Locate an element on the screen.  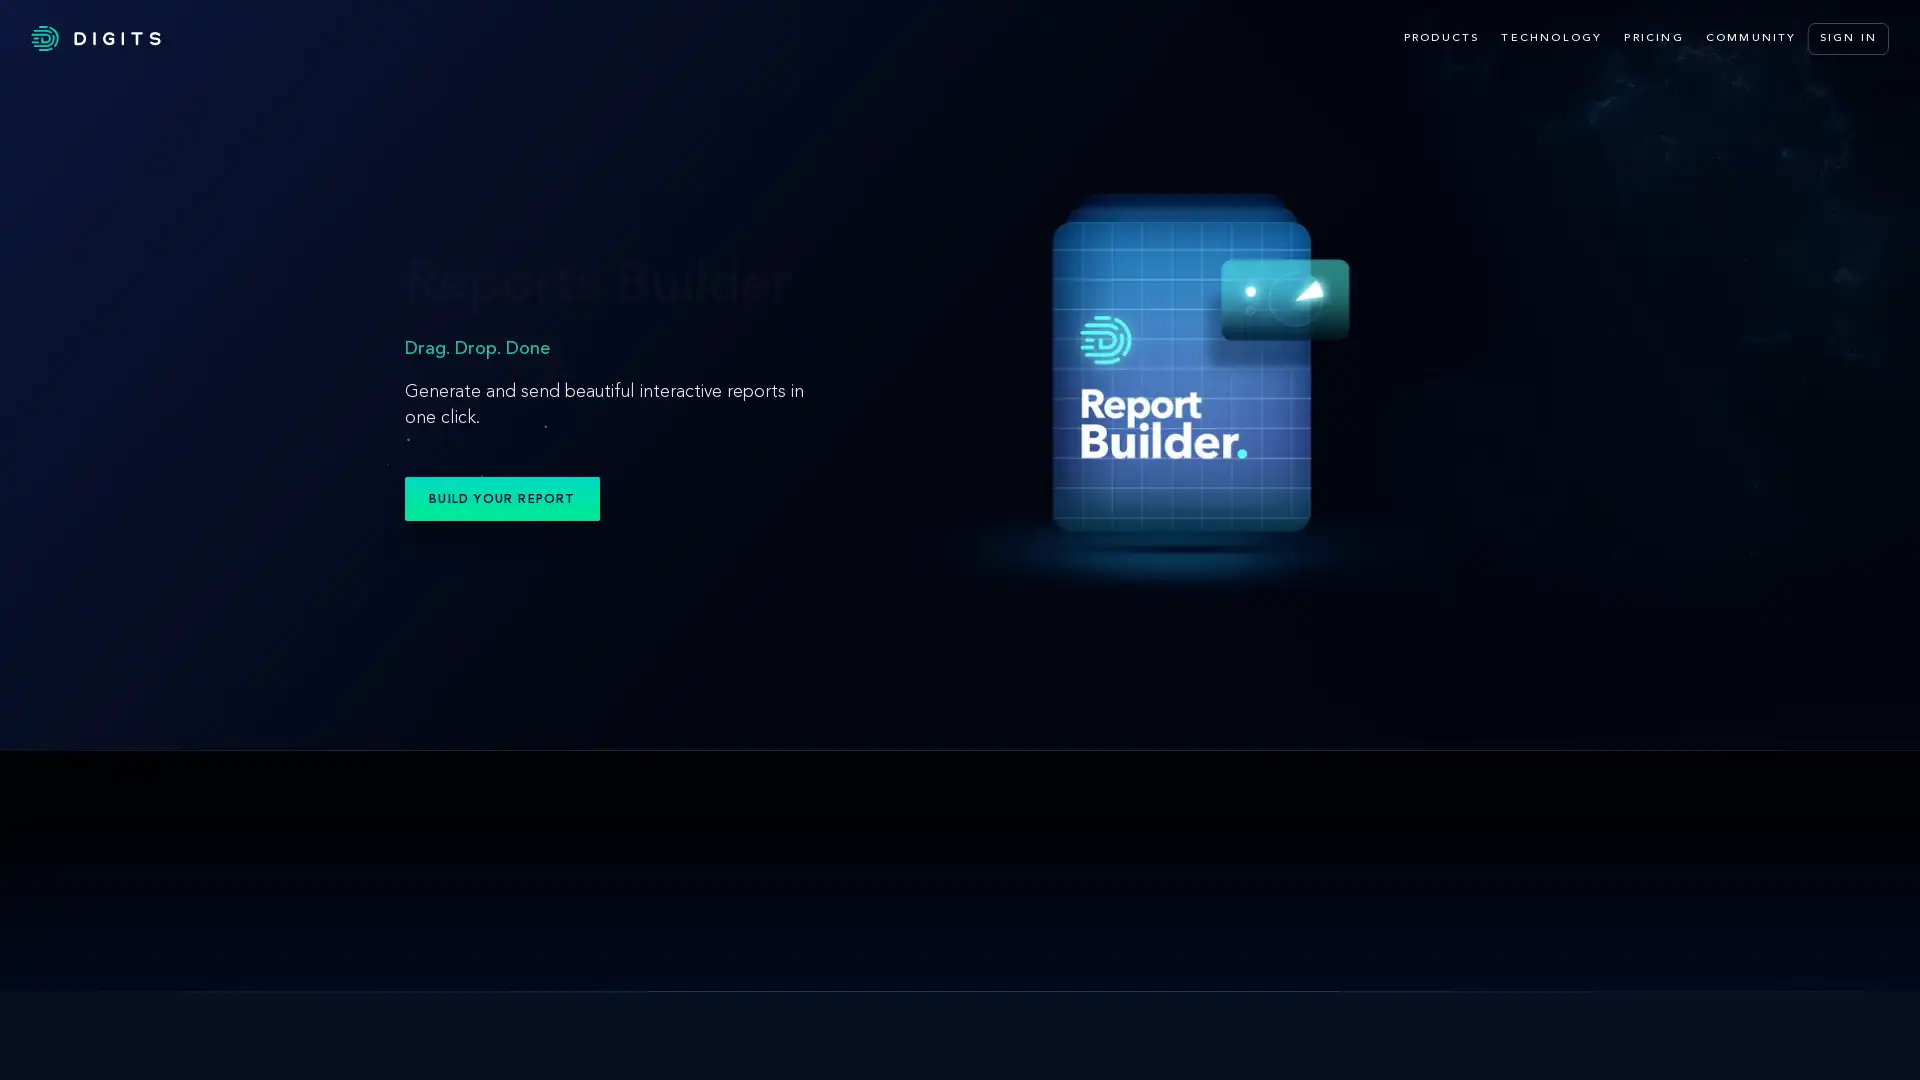
PRODUCTS is located at coordinates (1440, 38).